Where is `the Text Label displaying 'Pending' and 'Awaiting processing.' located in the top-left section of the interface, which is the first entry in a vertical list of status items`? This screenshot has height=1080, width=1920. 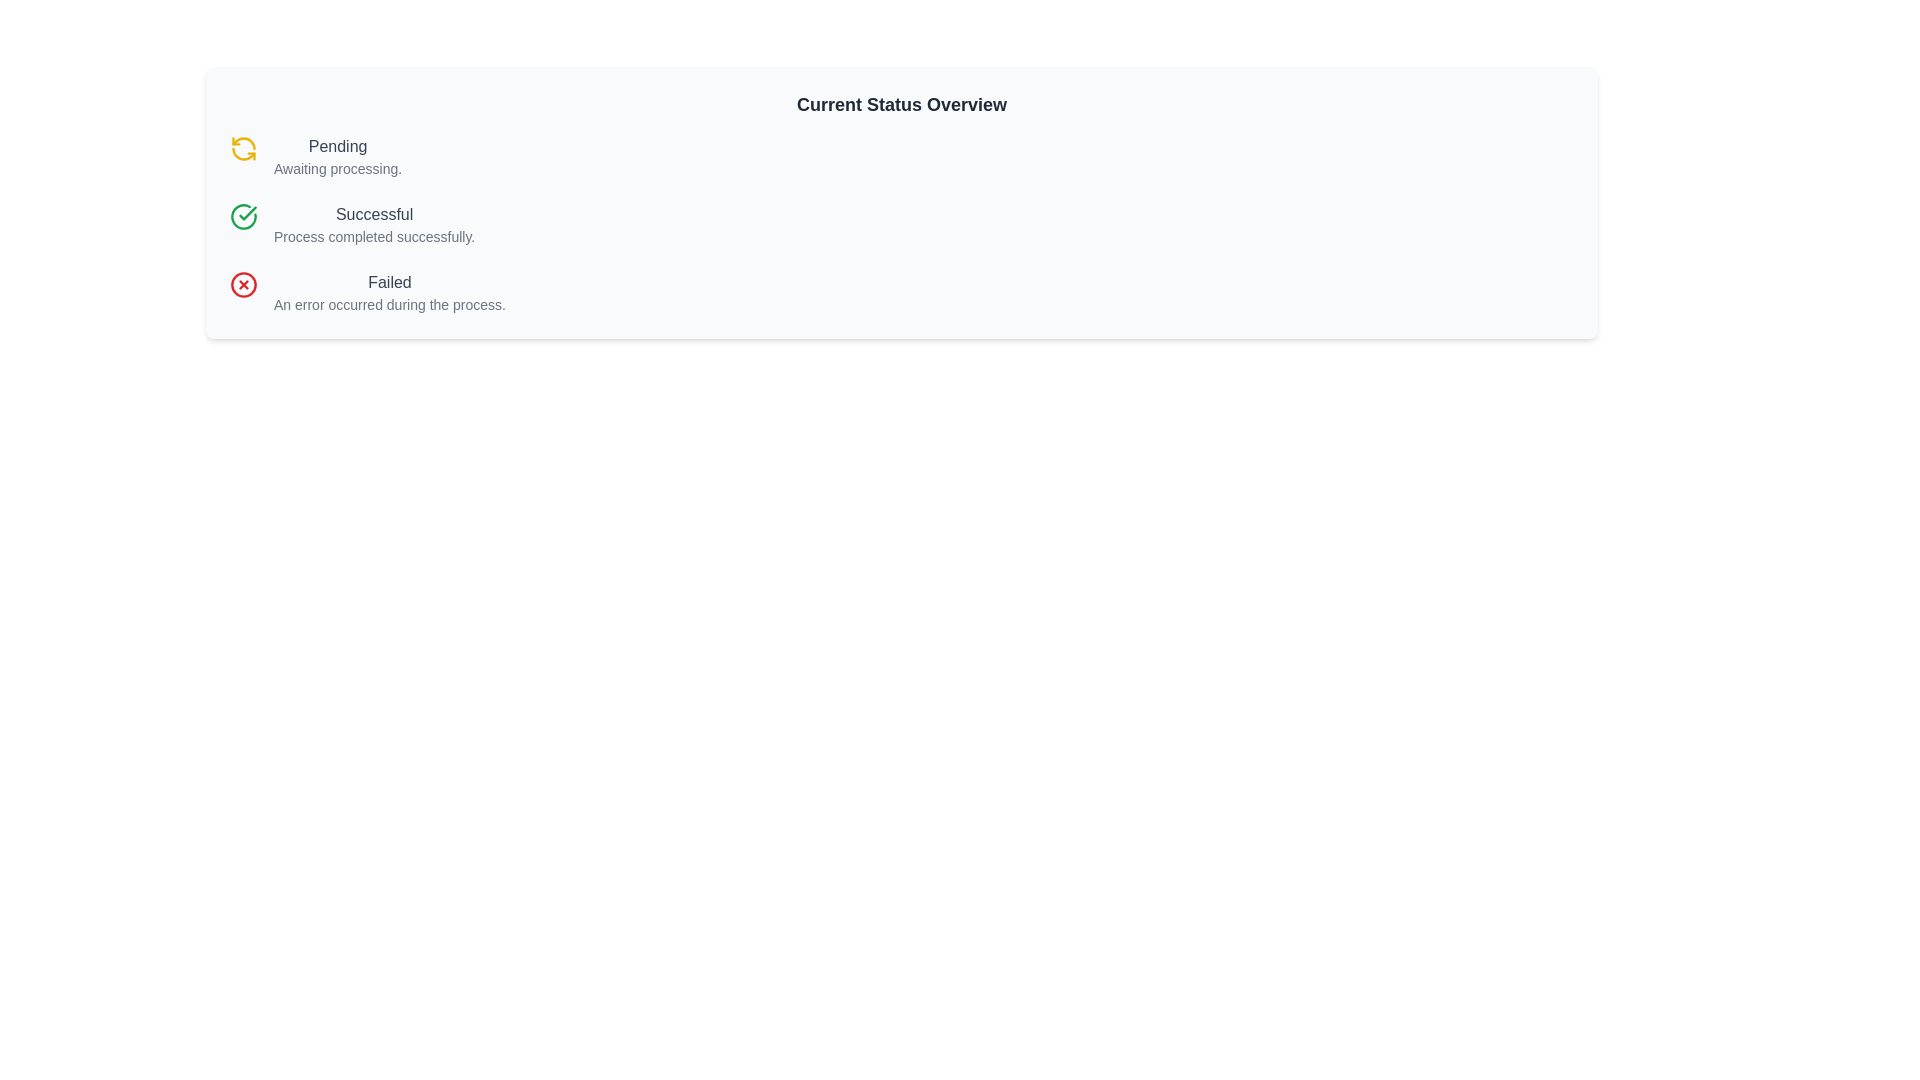
the Text Label displaying 'Pending' and 'Awaiting processing.' located in the top-left section of the interface, which is the first entry in a vertical list of status items is located at coordinates (338, 156).